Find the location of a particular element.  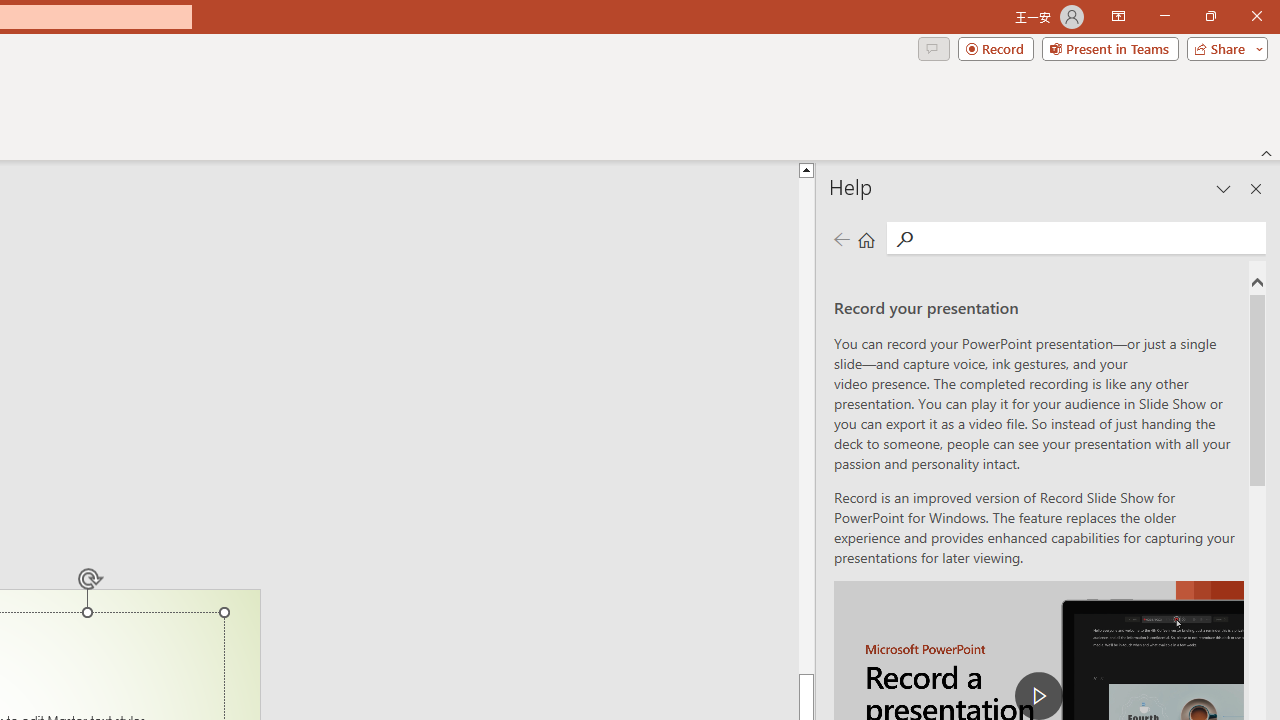

'Comments' is located at coordinates (932, 47).